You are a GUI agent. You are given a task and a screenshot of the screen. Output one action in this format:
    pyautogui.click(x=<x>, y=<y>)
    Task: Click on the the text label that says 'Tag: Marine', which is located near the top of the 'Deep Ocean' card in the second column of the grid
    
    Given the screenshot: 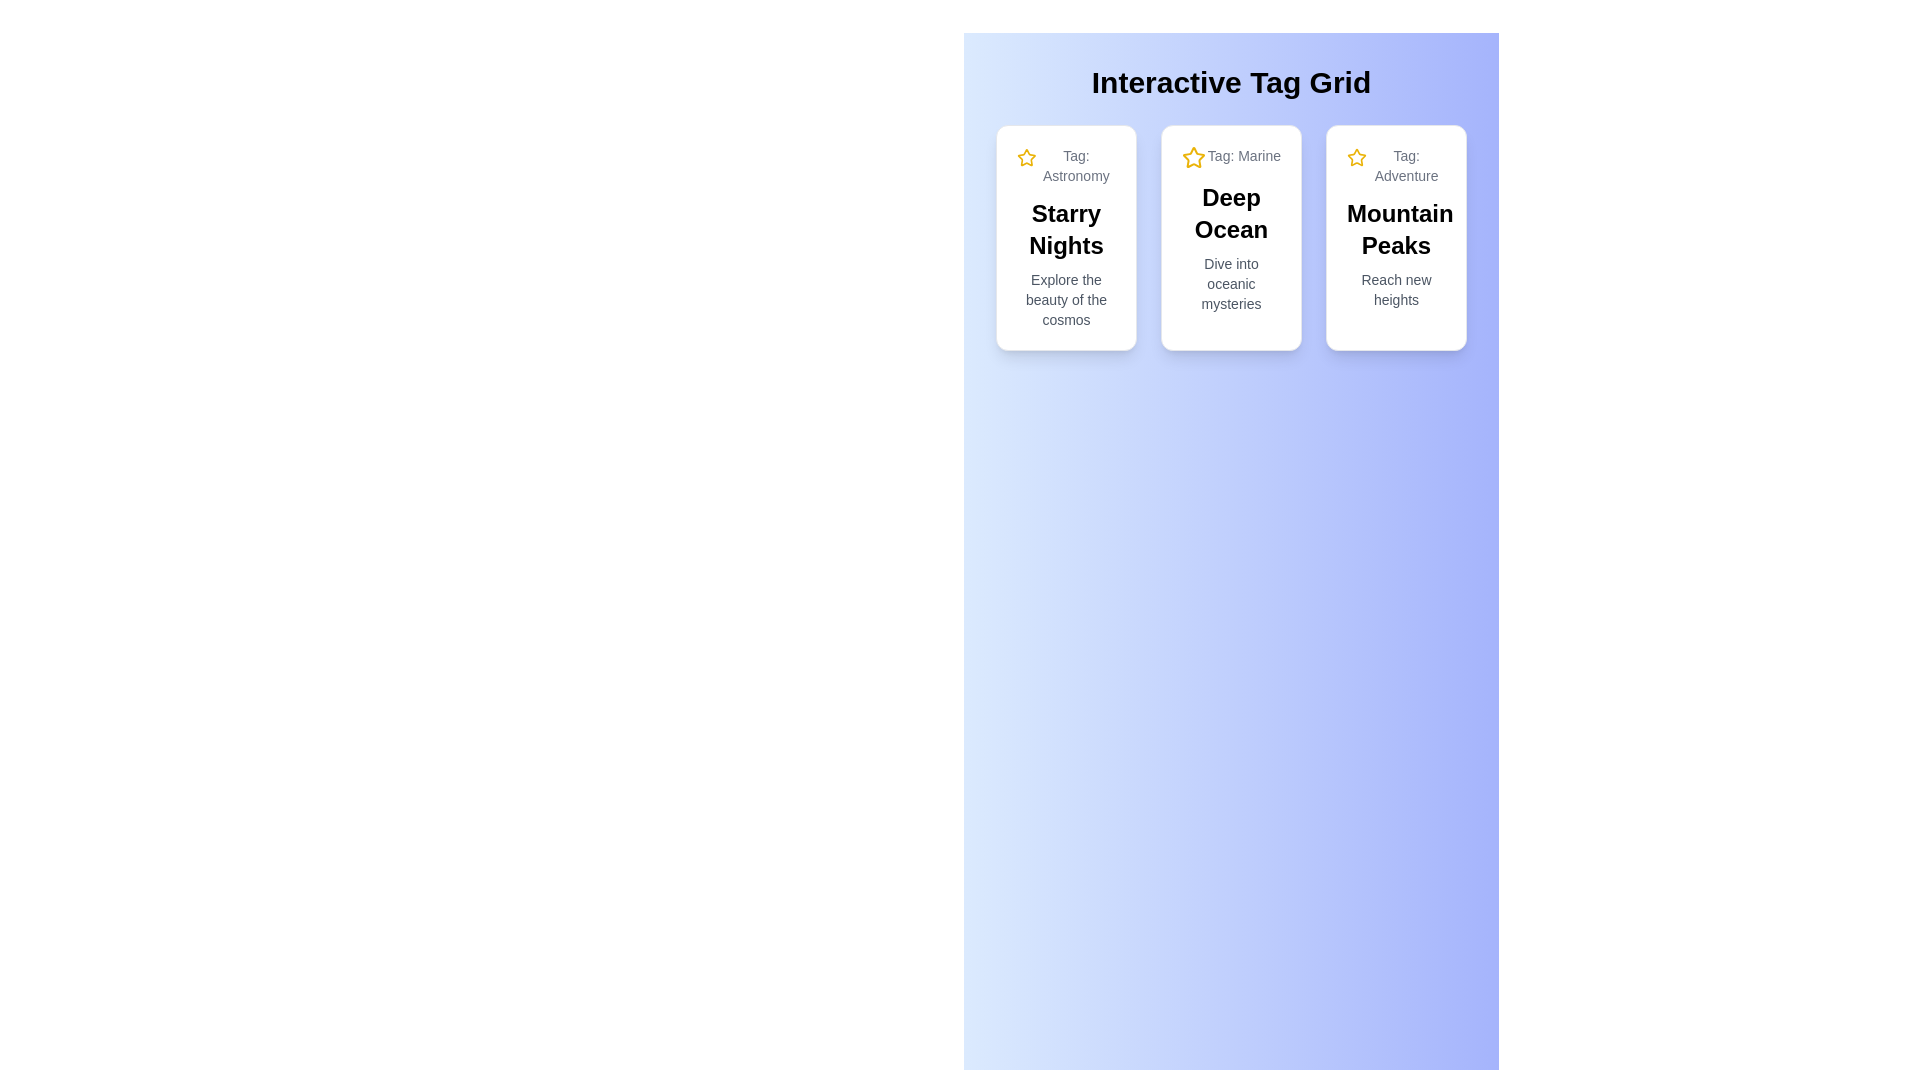 What is the action you would take?
    pyautogui.click(x=1230, y=157)
    